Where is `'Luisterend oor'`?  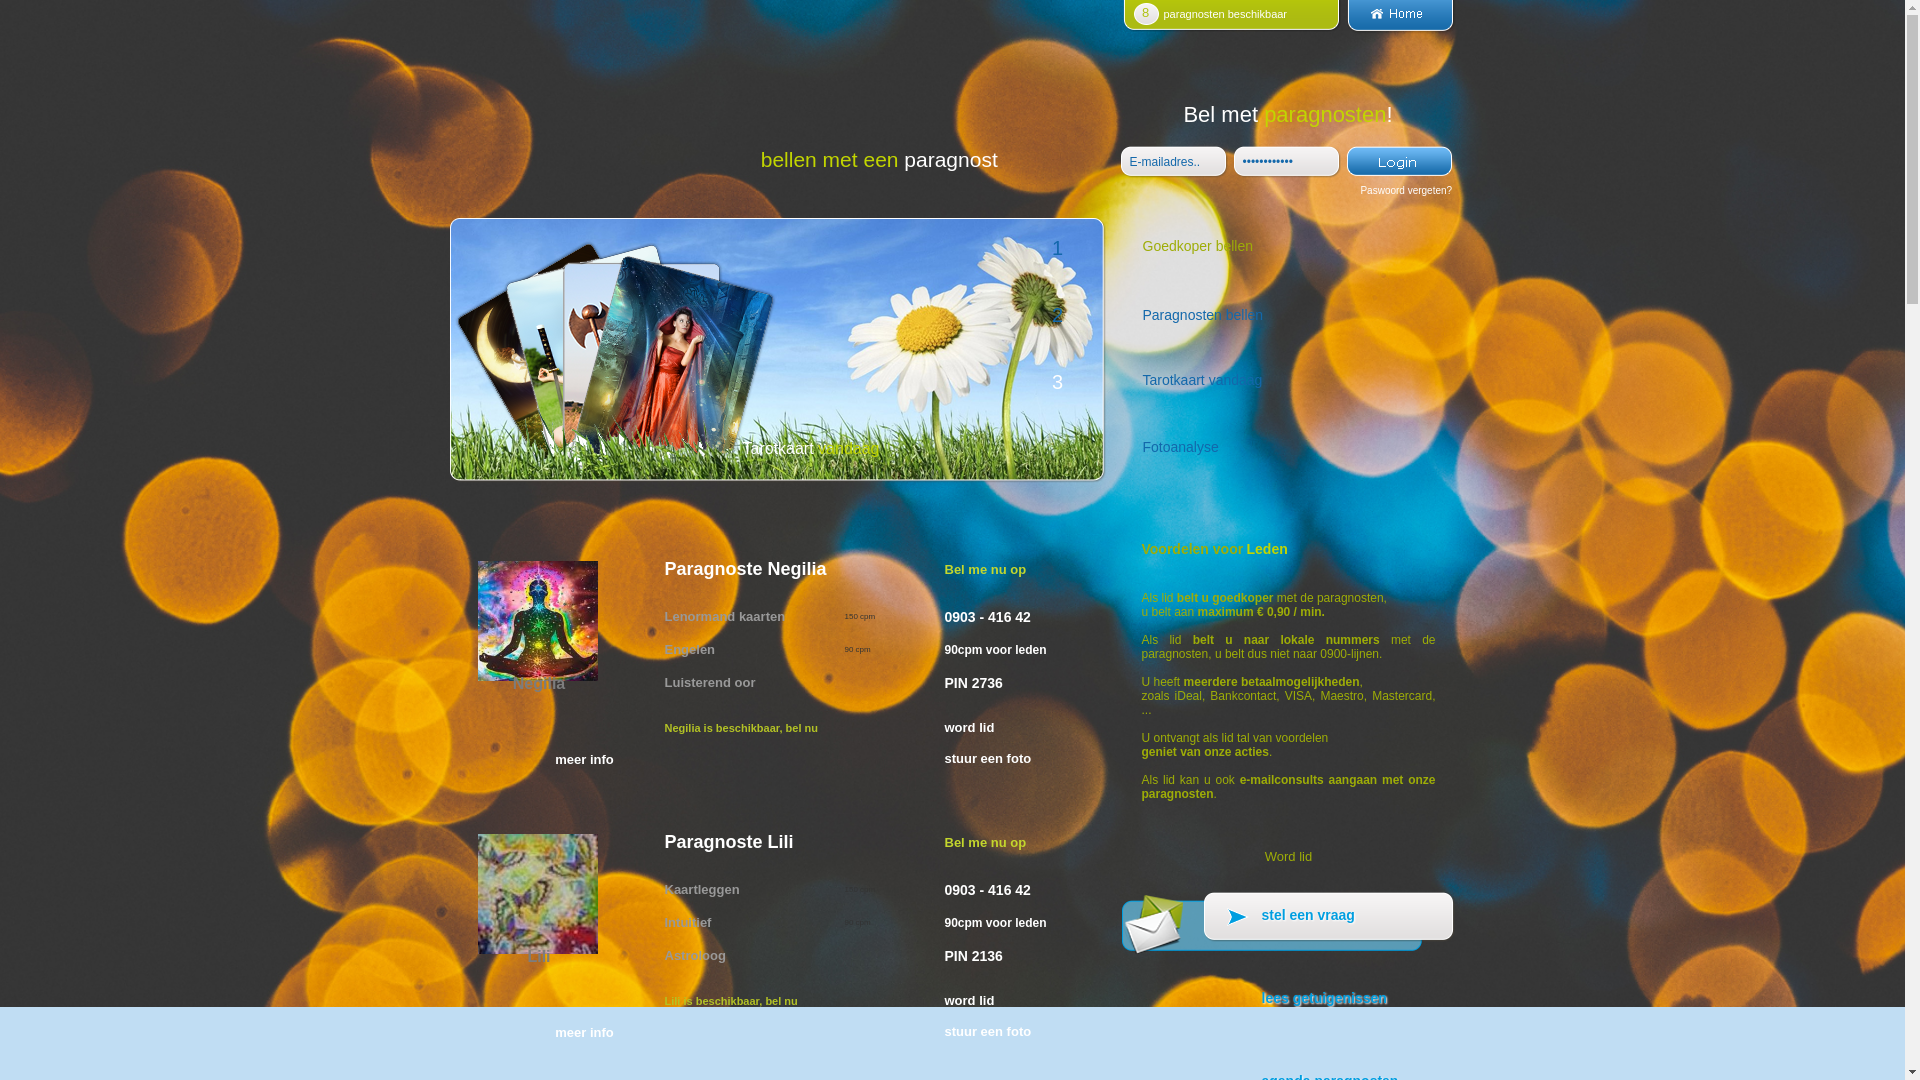 'Luisterend oor' is located at coordinates (709, 680).